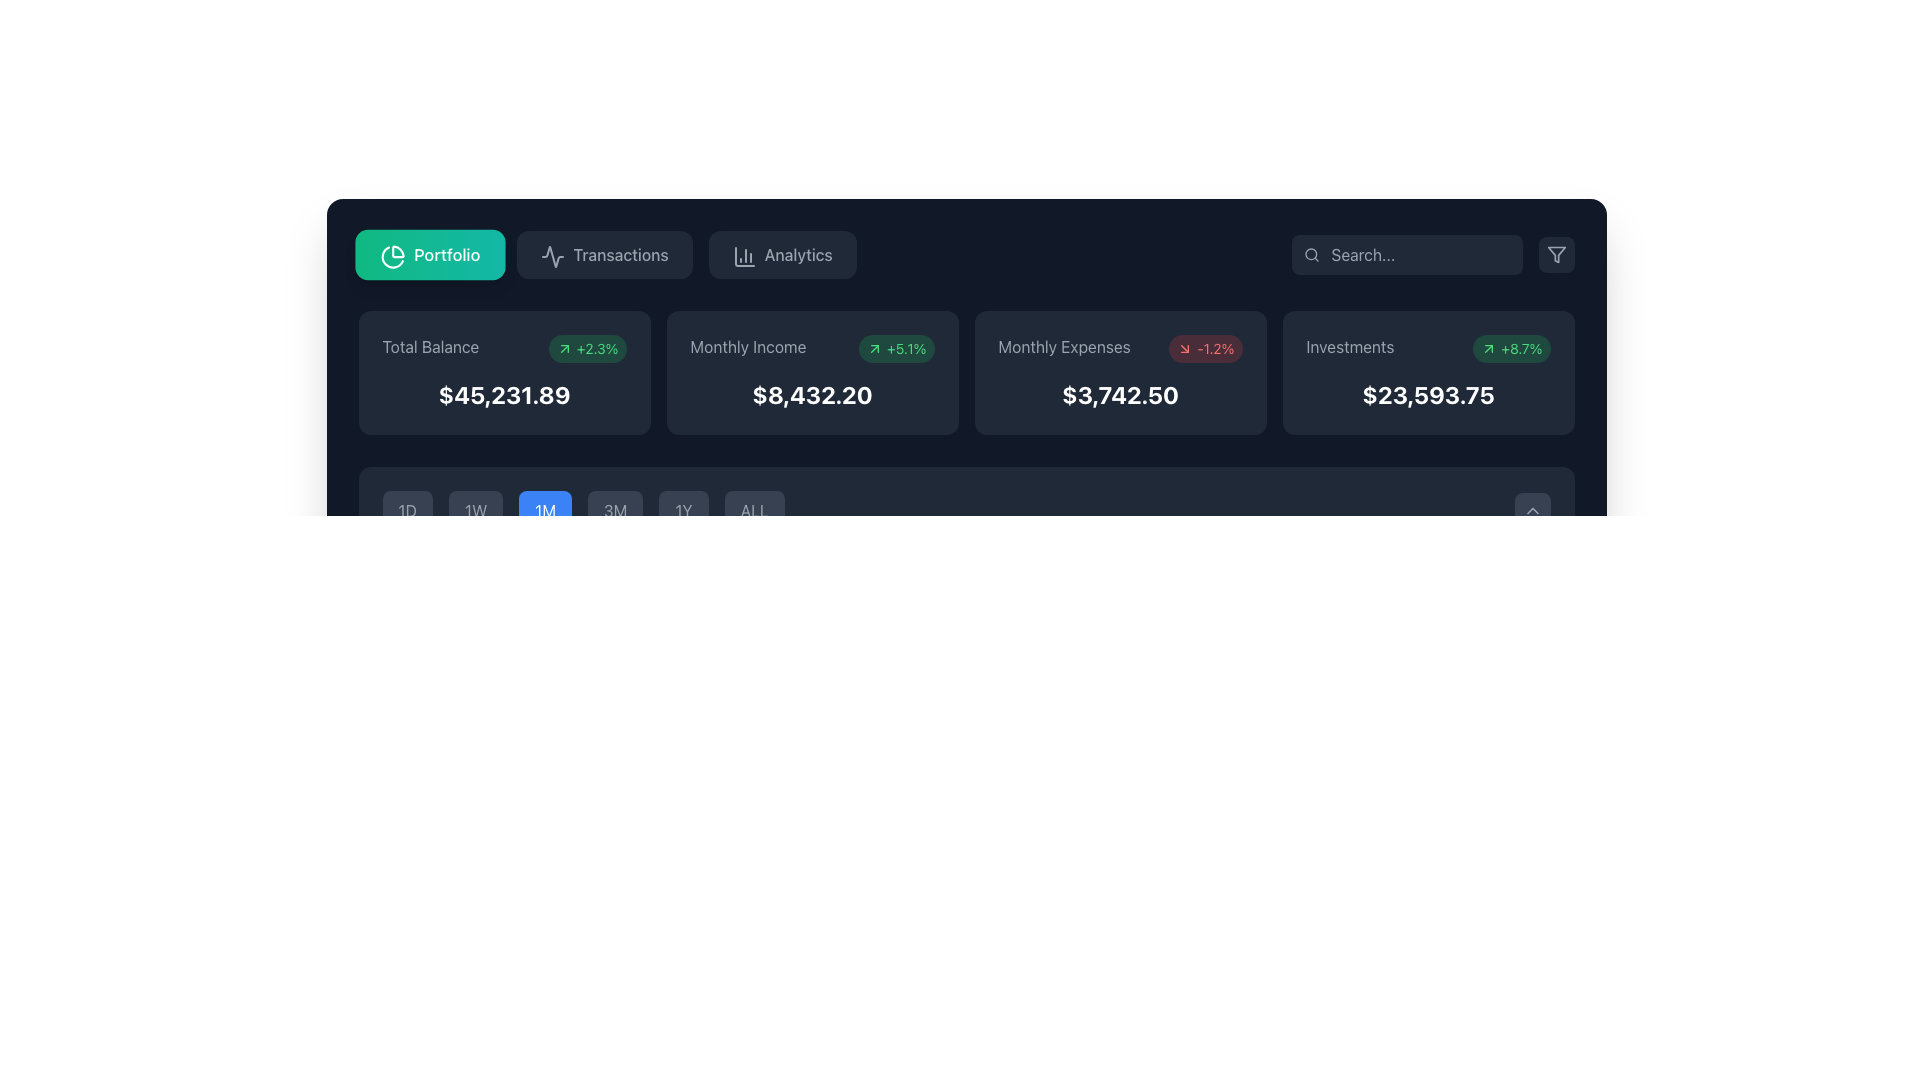 The height and width of the screenshot is (1080, 1920). What do you see at coordinates (753, 509) in the screenshot?
I see `the 'ALL' button, which is the last button in a horizontal series of filters labeled '1D', '1W', '1M', '3M', '1Y', and 'ALL' with a muted grayish background and lighter gray text` at bounding box center [753, 509].